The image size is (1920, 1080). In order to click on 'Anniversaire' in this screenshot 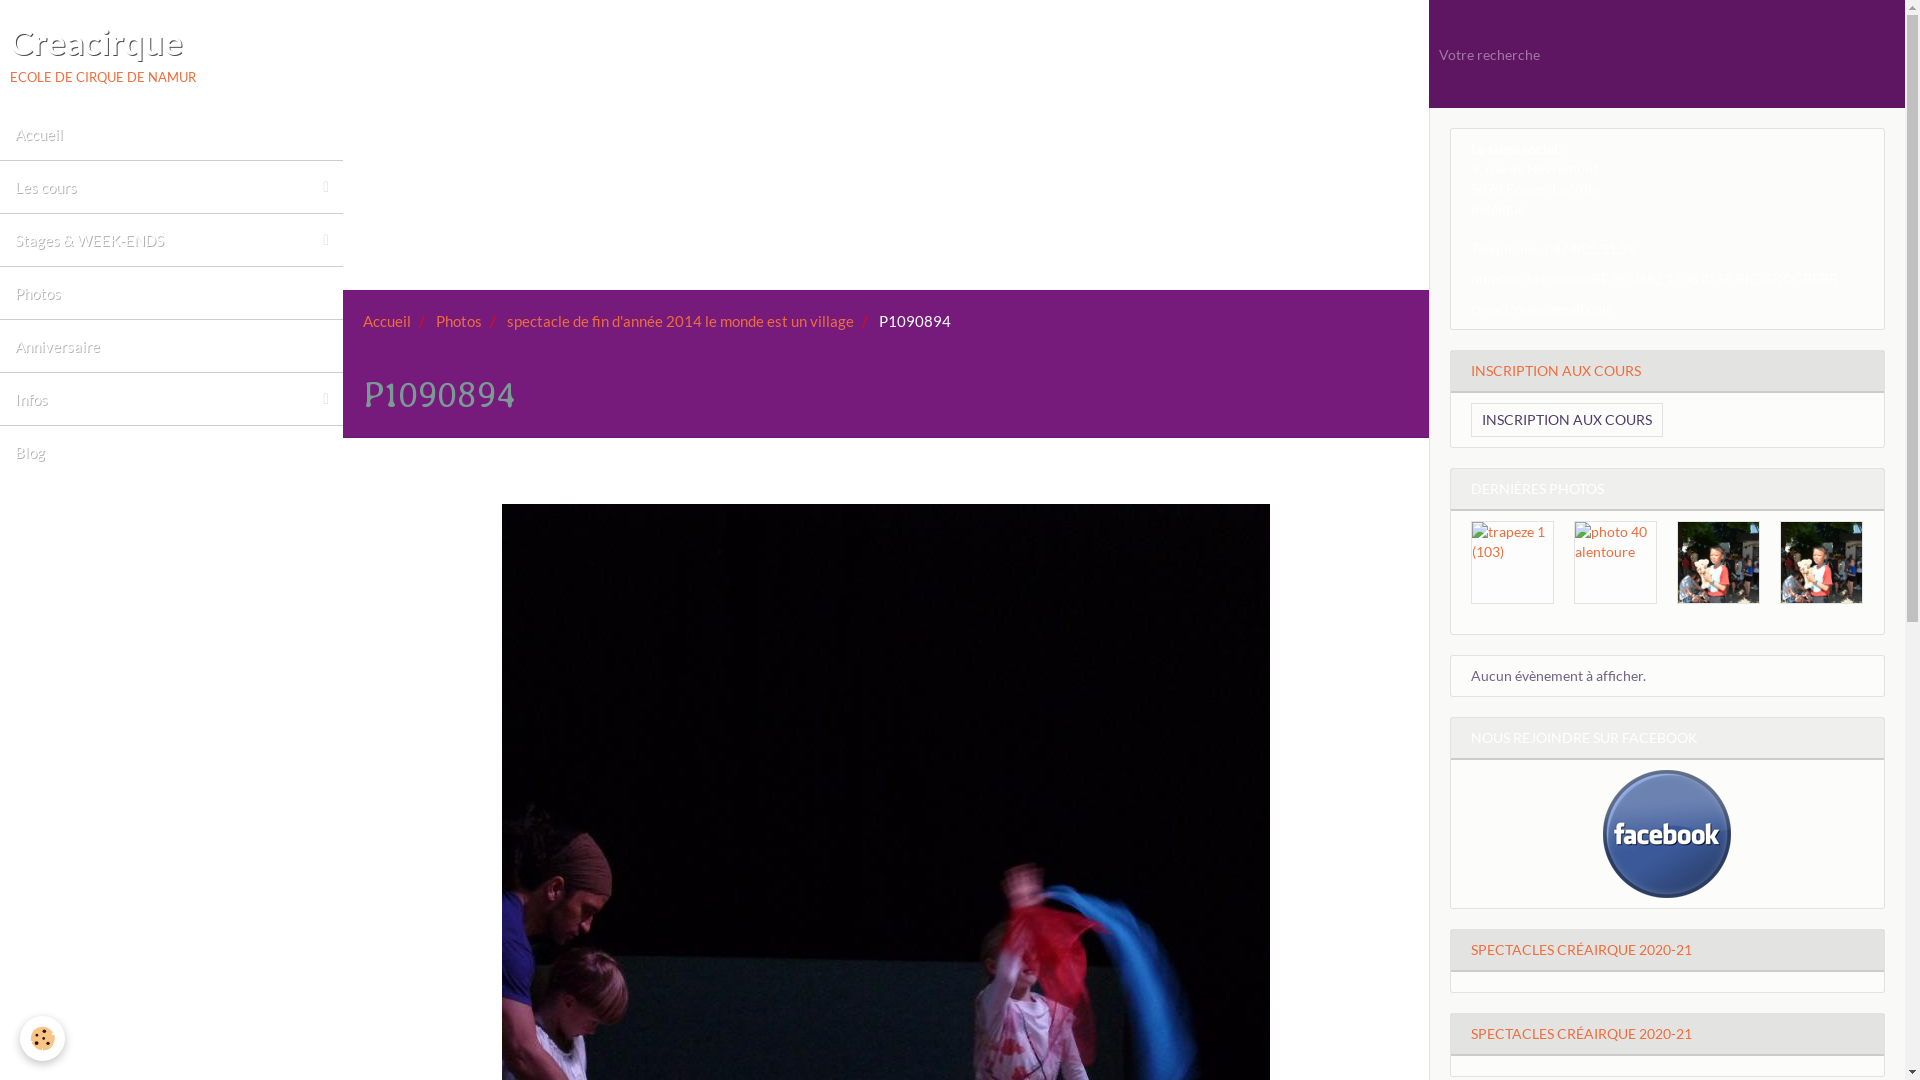, I will do `click(171, 345)`.